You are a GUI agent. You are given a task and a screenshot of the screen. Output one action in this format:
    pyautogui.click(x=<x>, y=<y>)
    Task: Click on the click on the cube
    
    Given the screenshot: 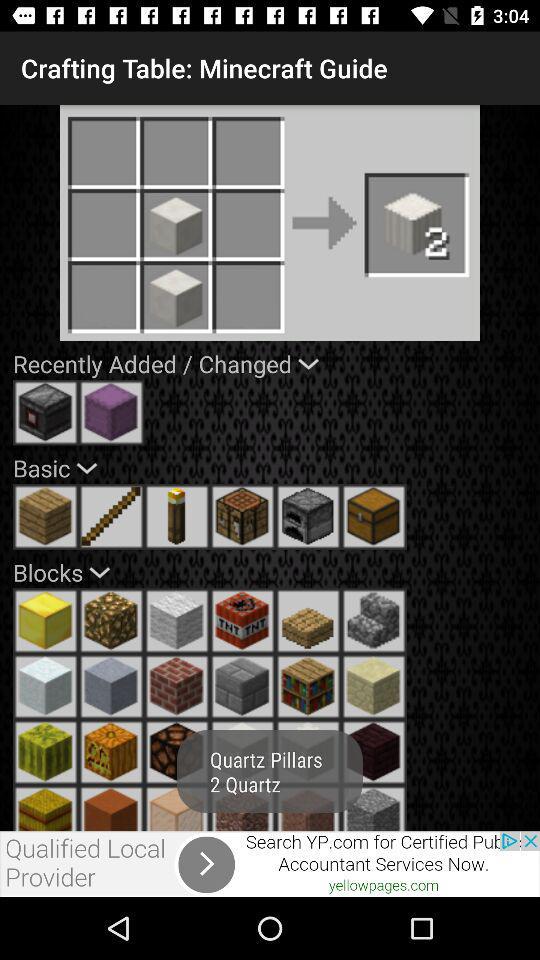 What is the action you would take?
    pyautogui.click(x=111, y=808)
    